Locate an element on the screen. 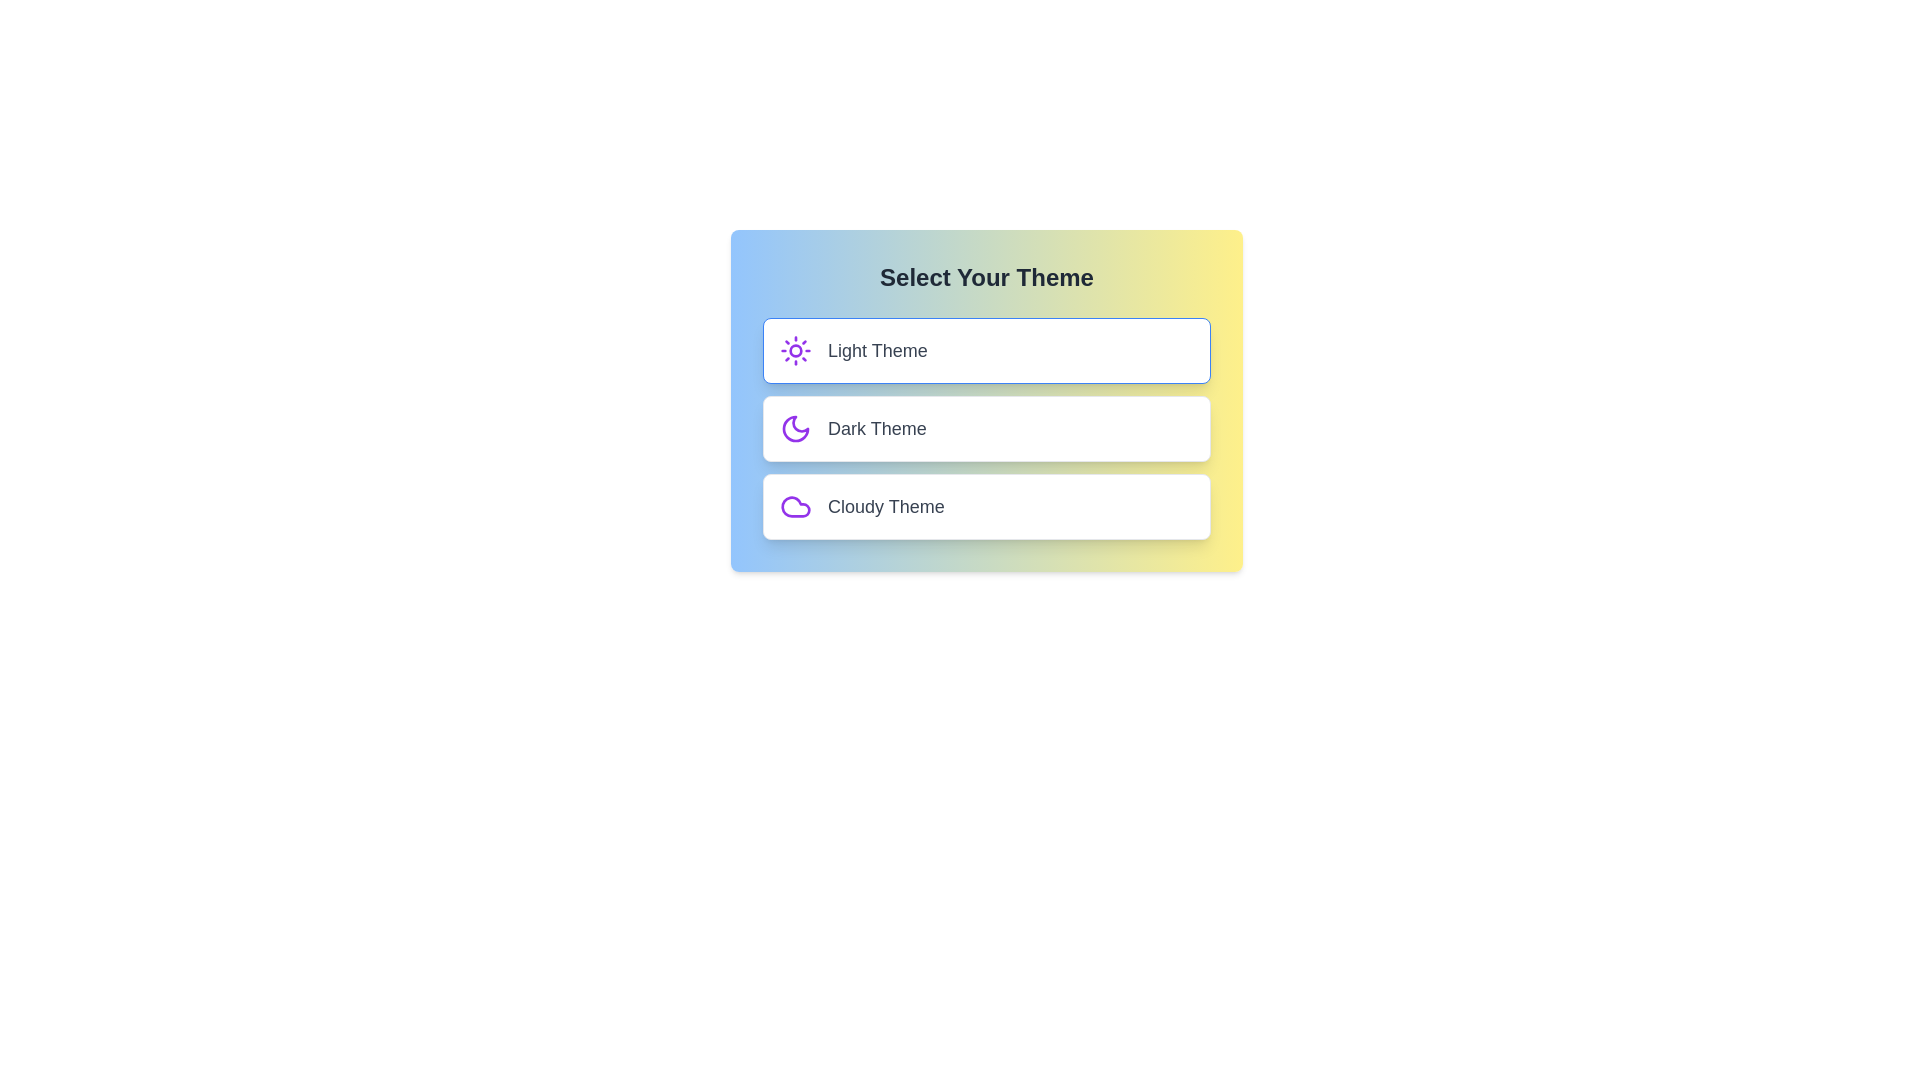 Image resolution: width=1920 pixels, height=1080 pixels. the 'Cloudy Theme' label, which serves as a descriptive label for the theme option in the selection interface is located at coordinates (885, 505).